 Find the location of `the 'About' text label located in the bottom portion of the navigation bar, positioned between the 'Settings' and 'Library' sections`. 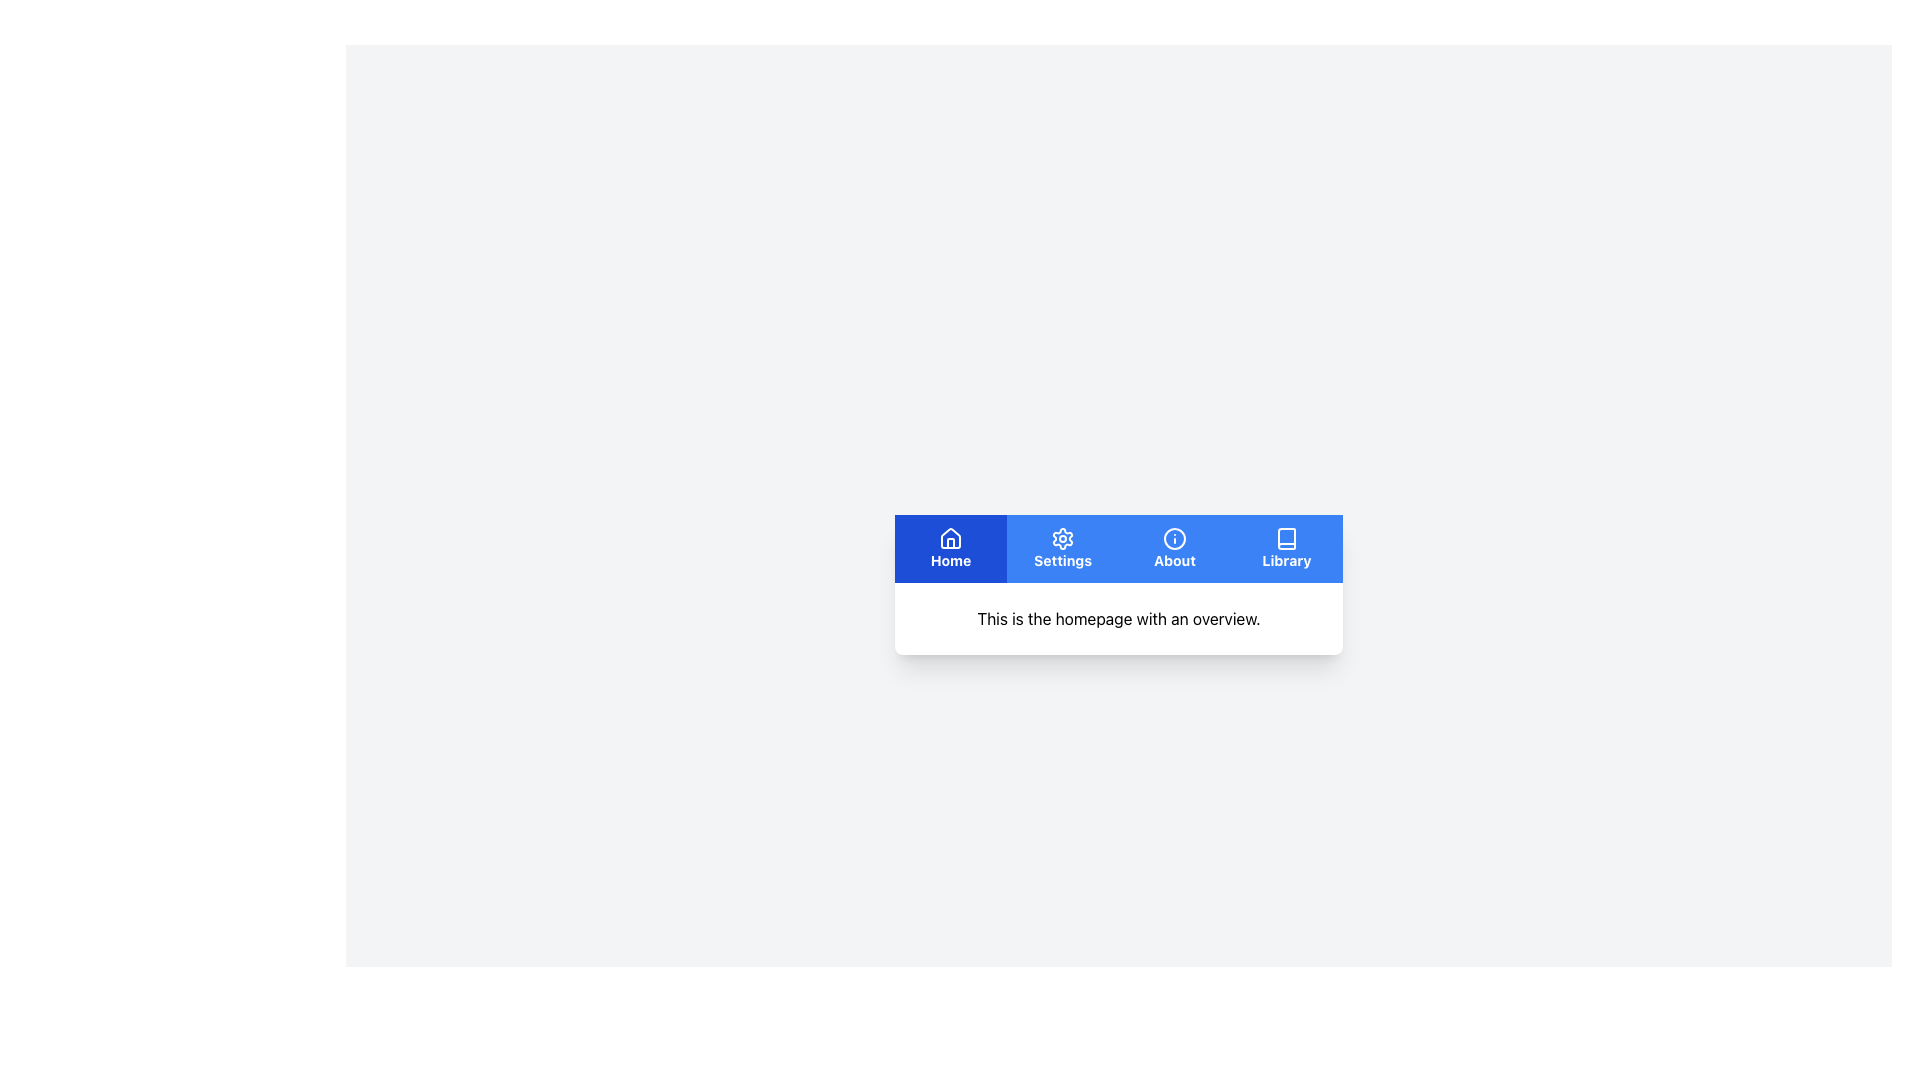

the 'About' text label located in the bottom portion of the navigation bar, positioned between the 'Settings' and 'Library' sections is located at coordinates (1175, 560).